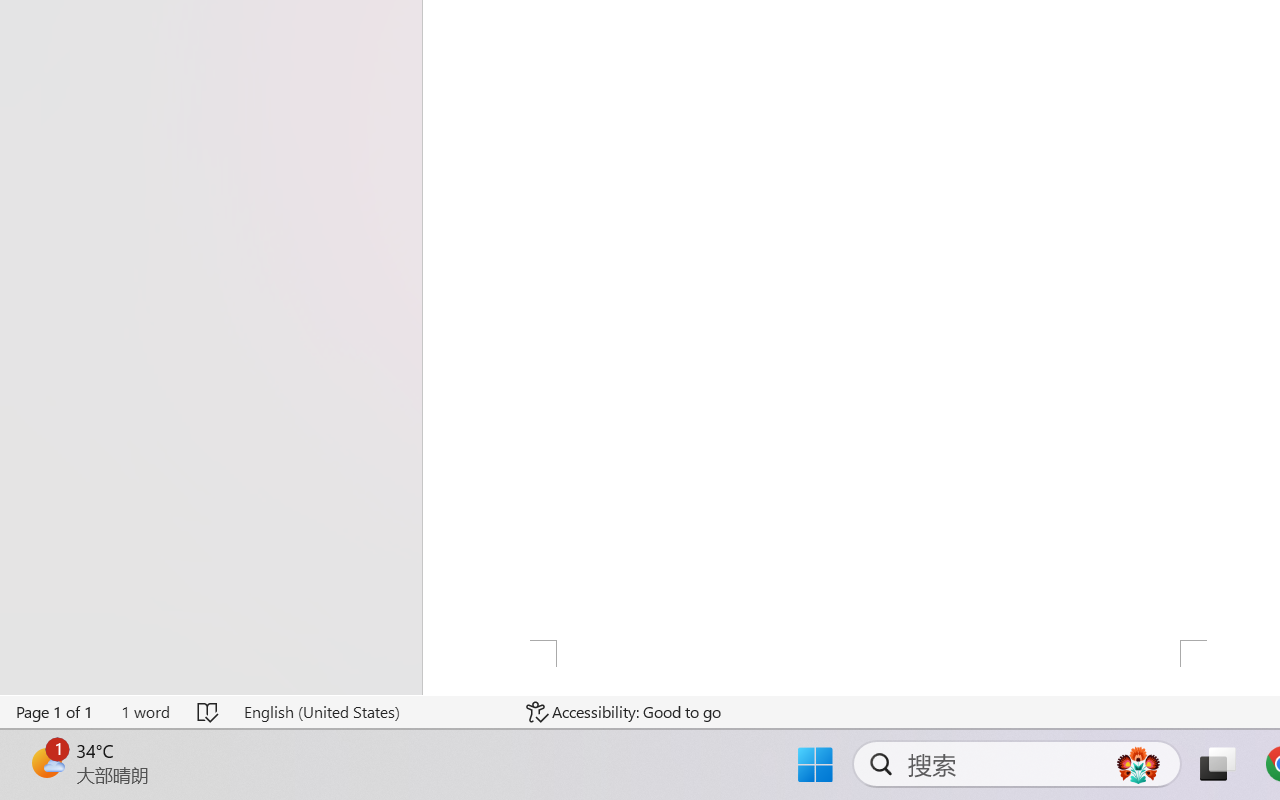 Image resolution: width=1280 pixels, height=800 pixels. I want to click on 'Spelling and Grammar Check No Errors', so click(209, 711).